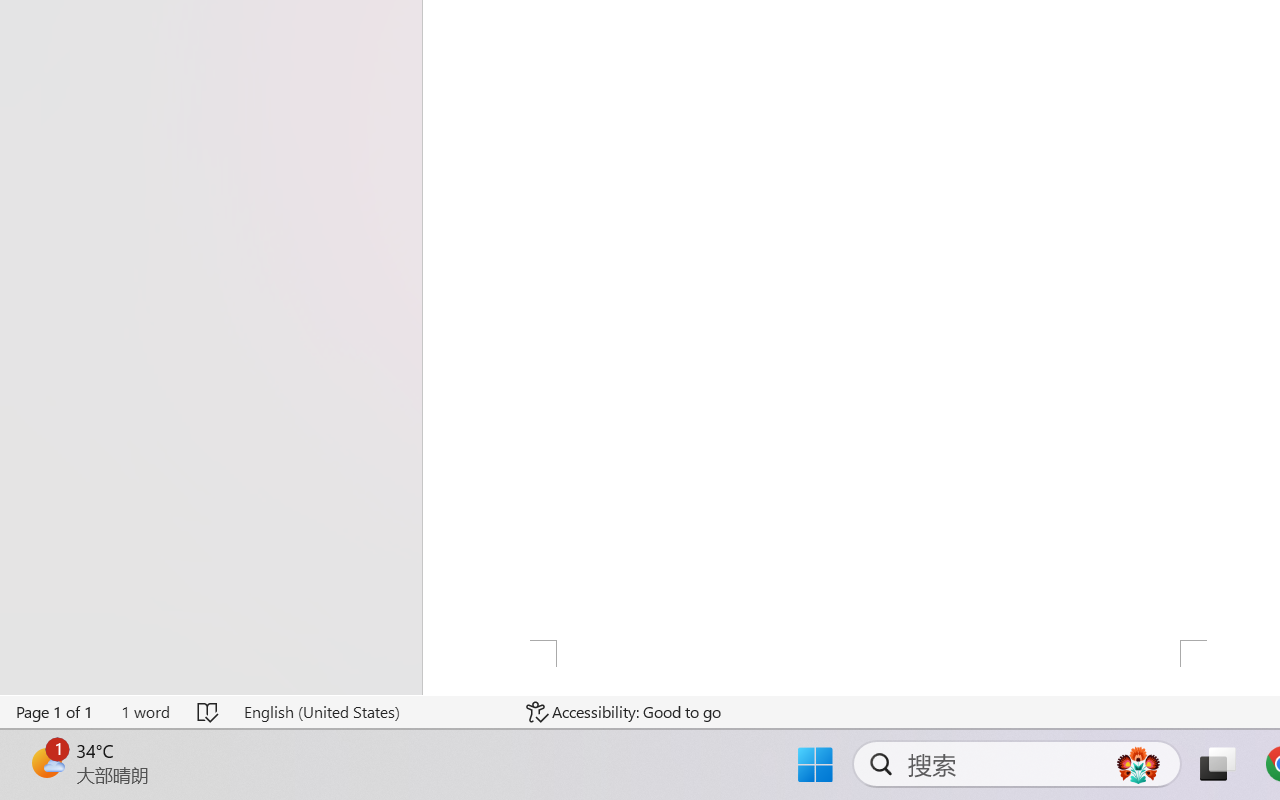 Image resolution: width=1280 pixels, height=800 pixels. I want to click on 'Spelling and Grammar Check No Errors', so click(209, 711).